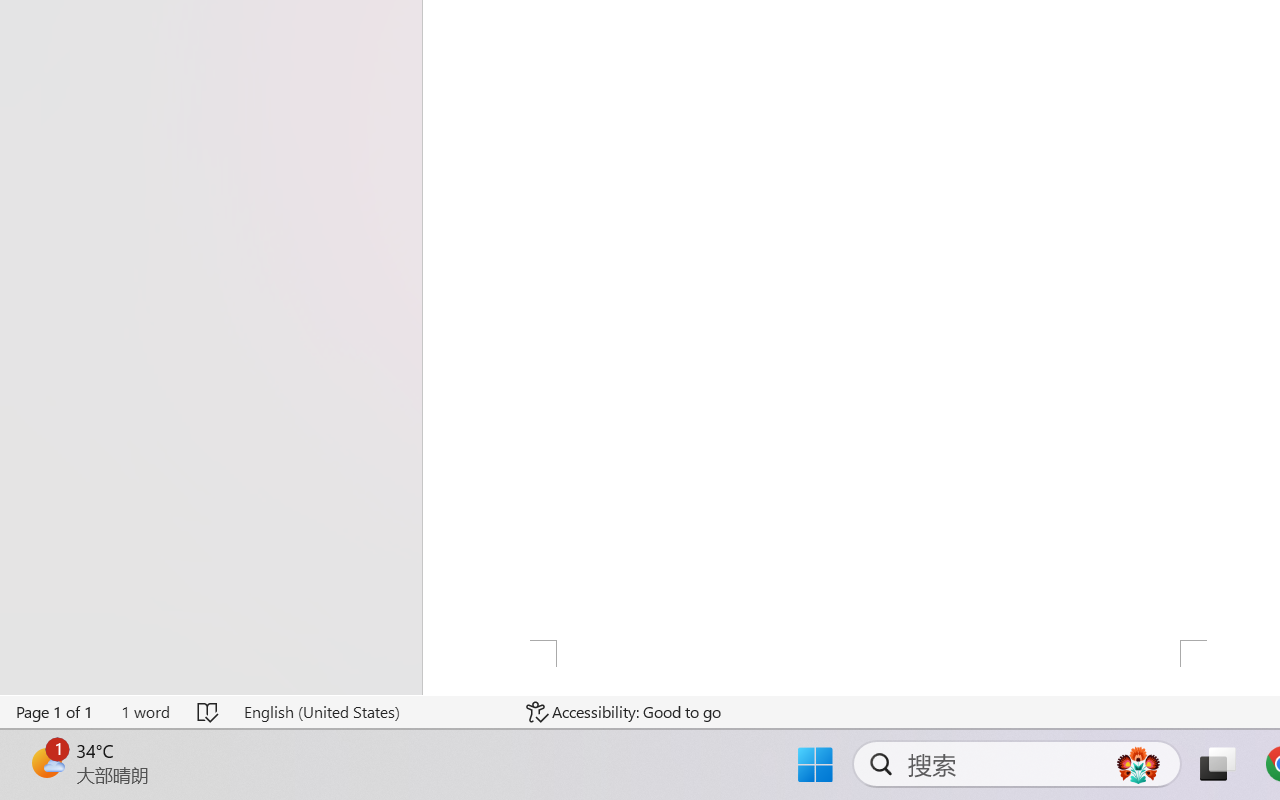 Image resolution: width=1280 pixels, height=800 pixels. I want to click on 'Spelling and Grammar Check No Errors', so click(209, 711).